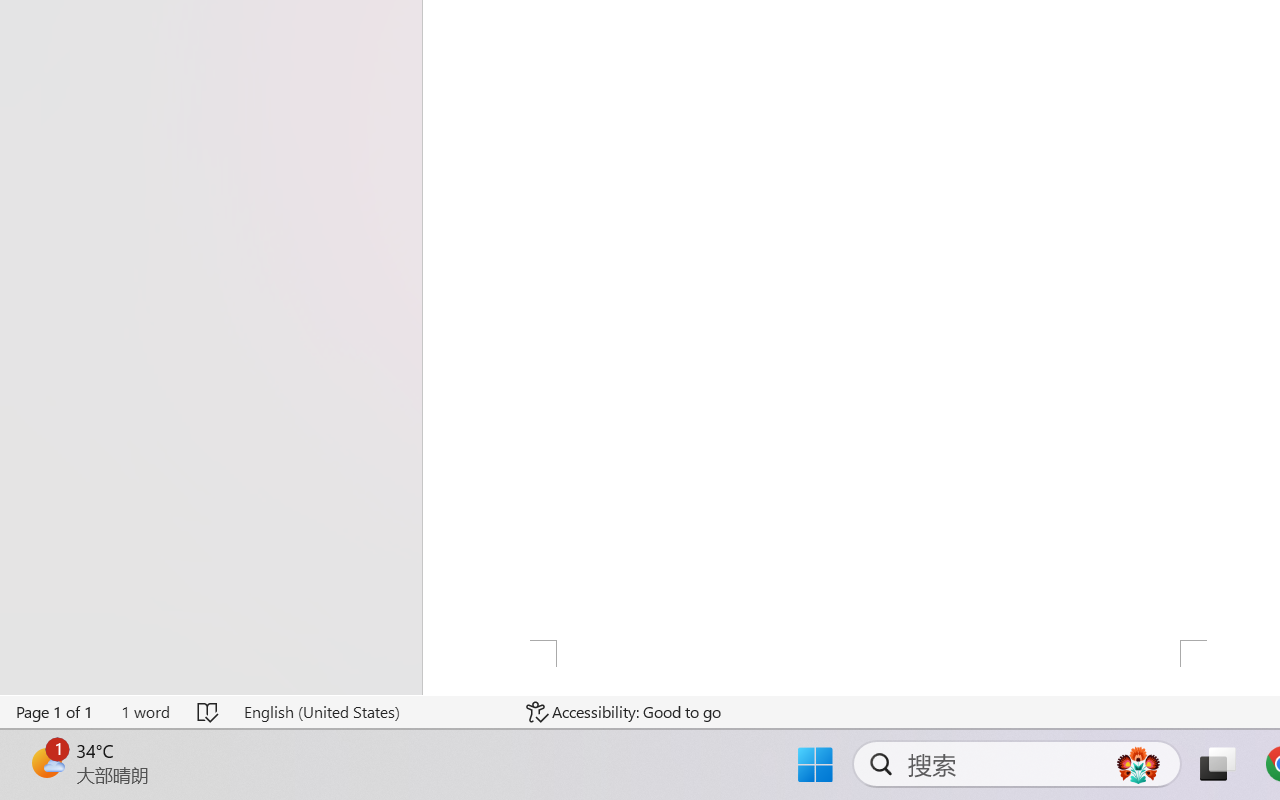 Image resolution: width=1280 pixels, height=800 pixels. I want to click on 'Spelling and Grammar Check No Errors', so click(209, 711).